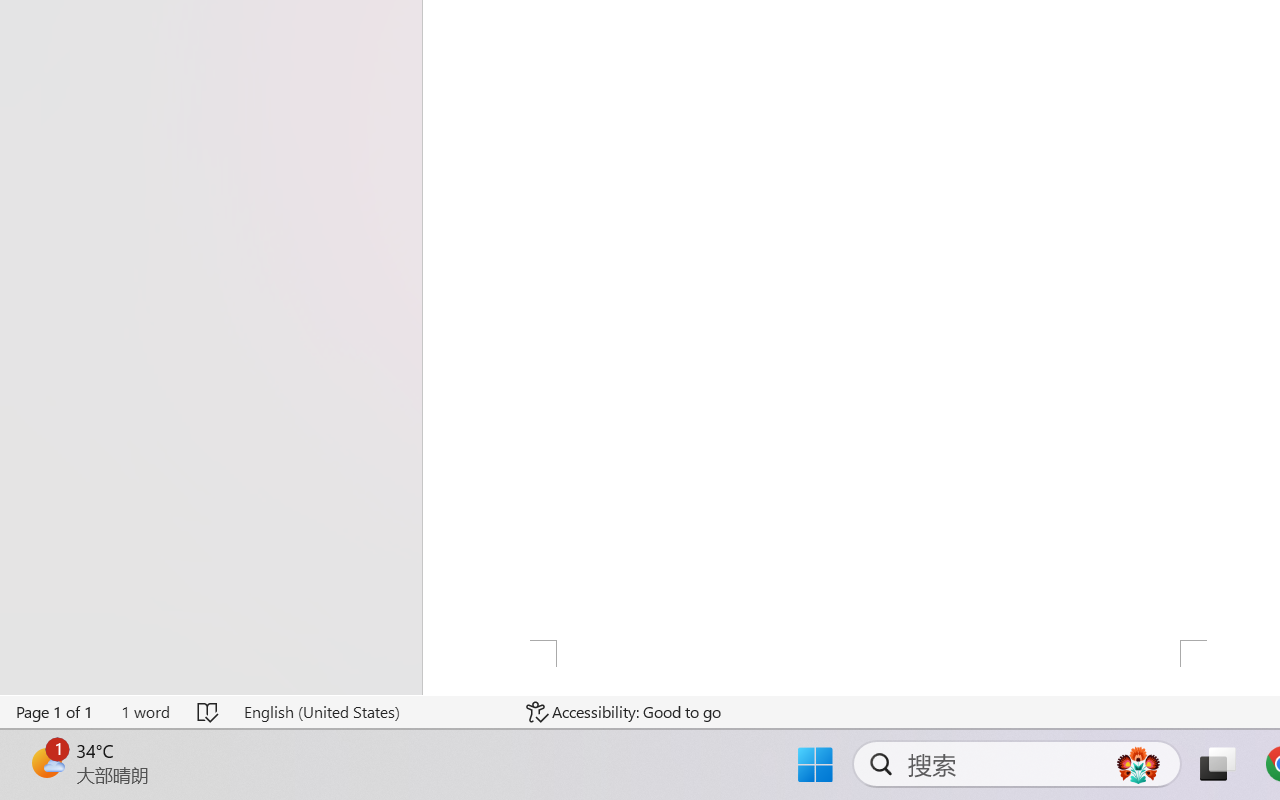 Image resolution: width=1280 pixels, height=800 pixels. I want to click on 'Spelling and Grammar Check No Errors', so click(209, 711).